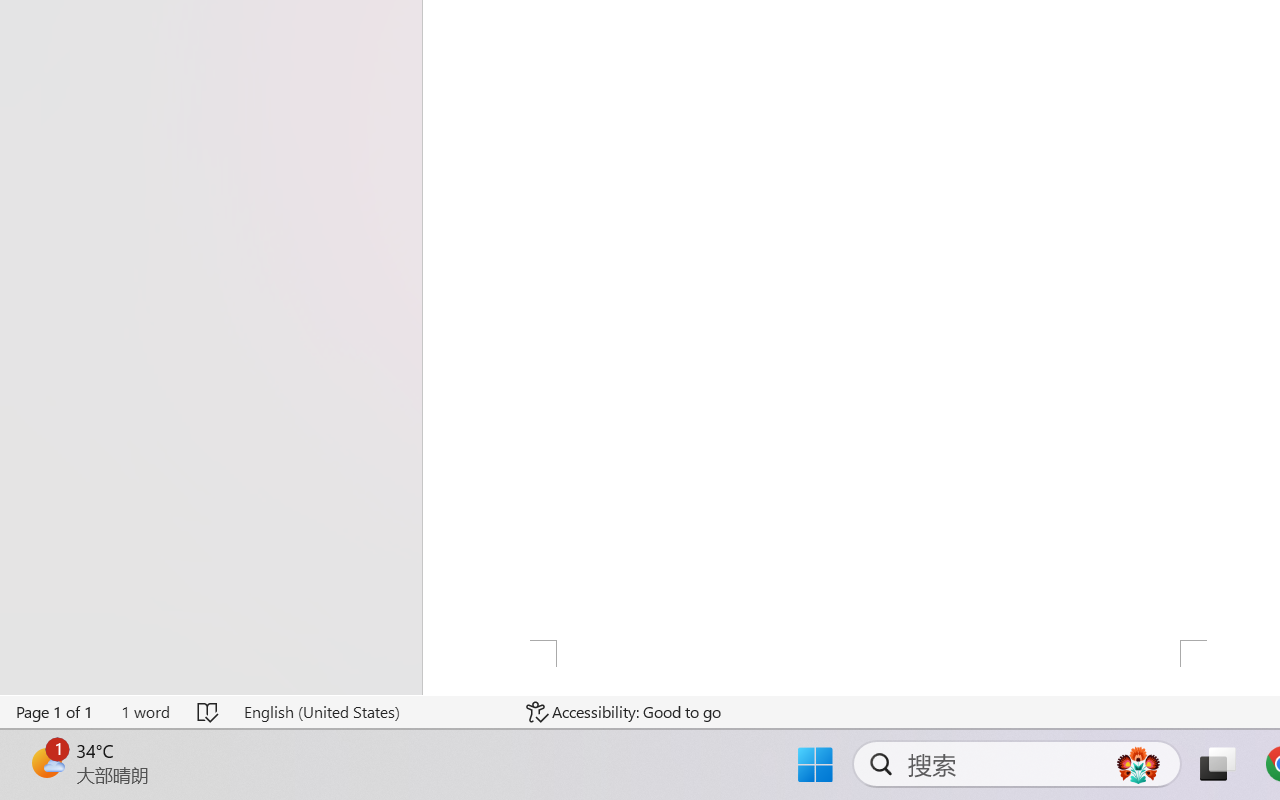 Image resolution: width=1280 pixels, height=800 pixels. I want to click on 'Spelling and Grammar Check No Errors', so click(209, 711).